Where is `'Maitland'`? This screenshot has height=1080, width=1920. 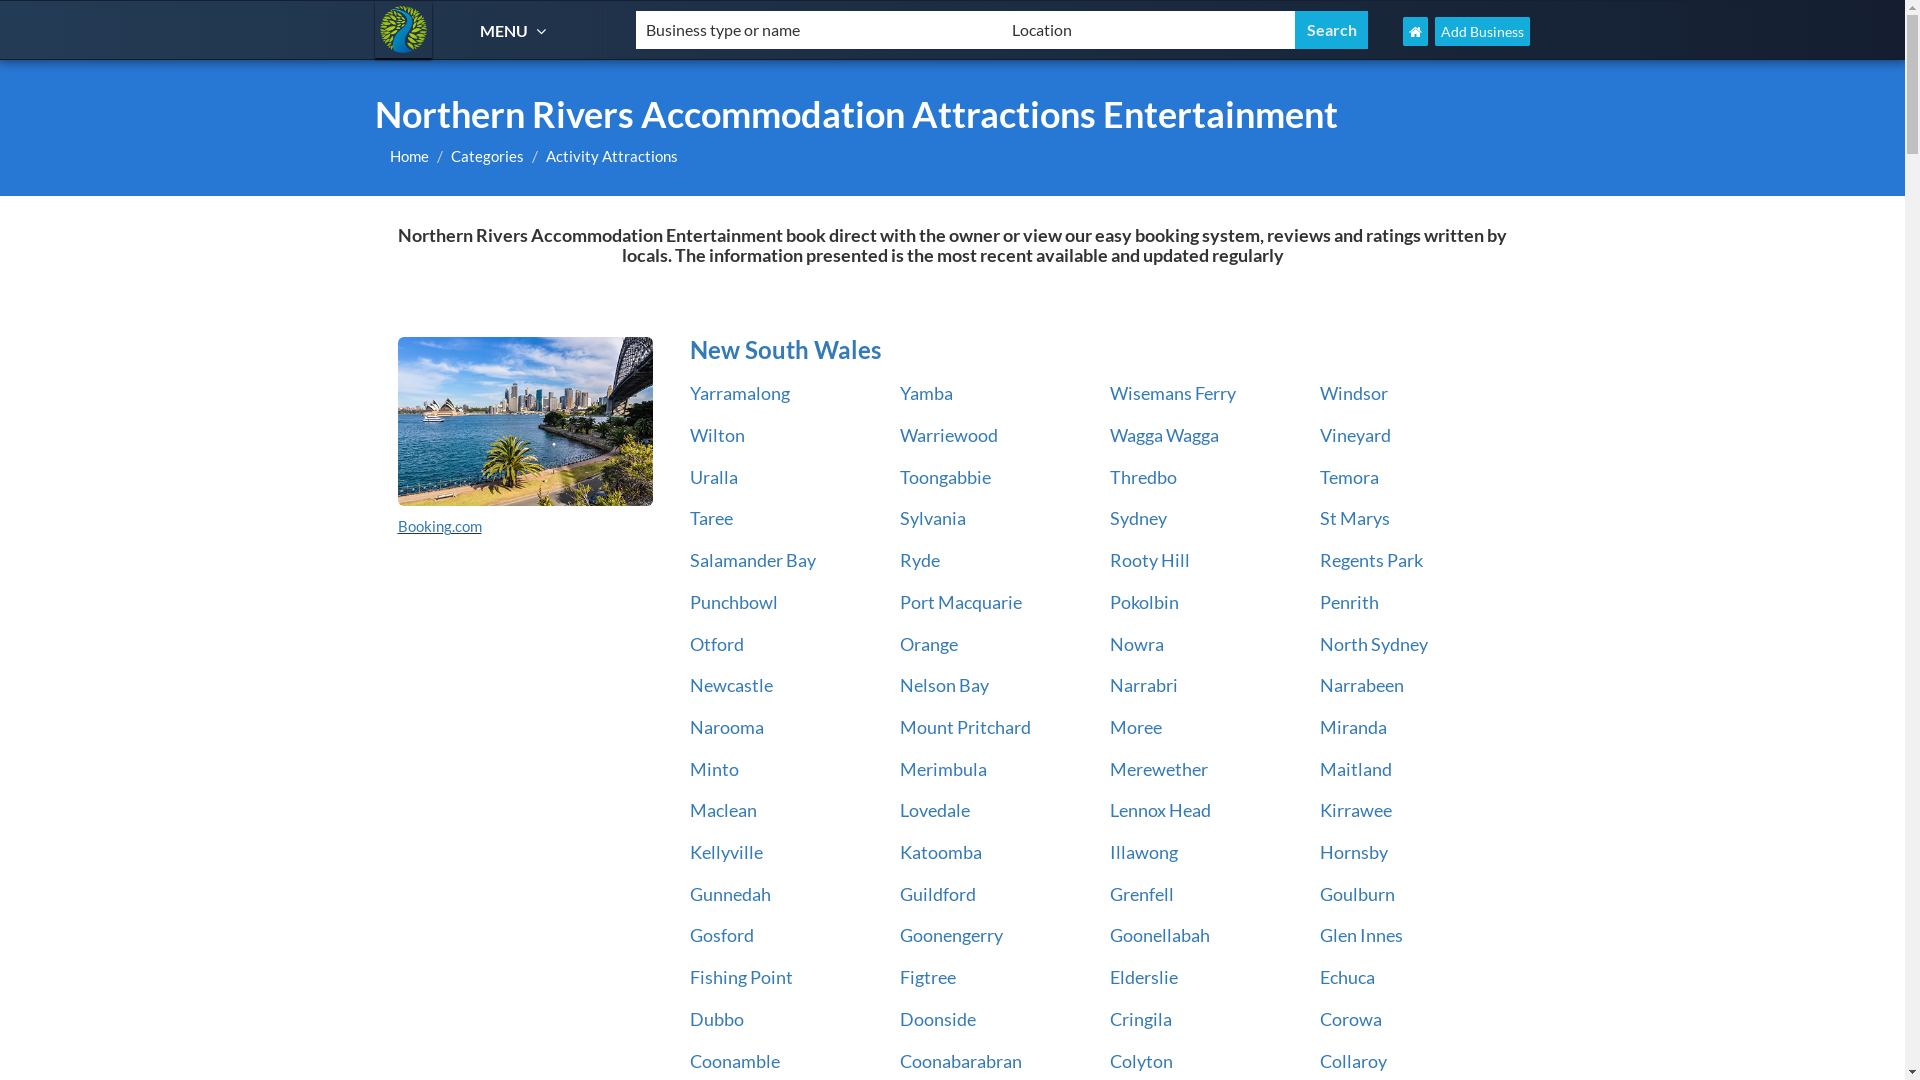
'Maitland' is located at coordinates (1356, 767).